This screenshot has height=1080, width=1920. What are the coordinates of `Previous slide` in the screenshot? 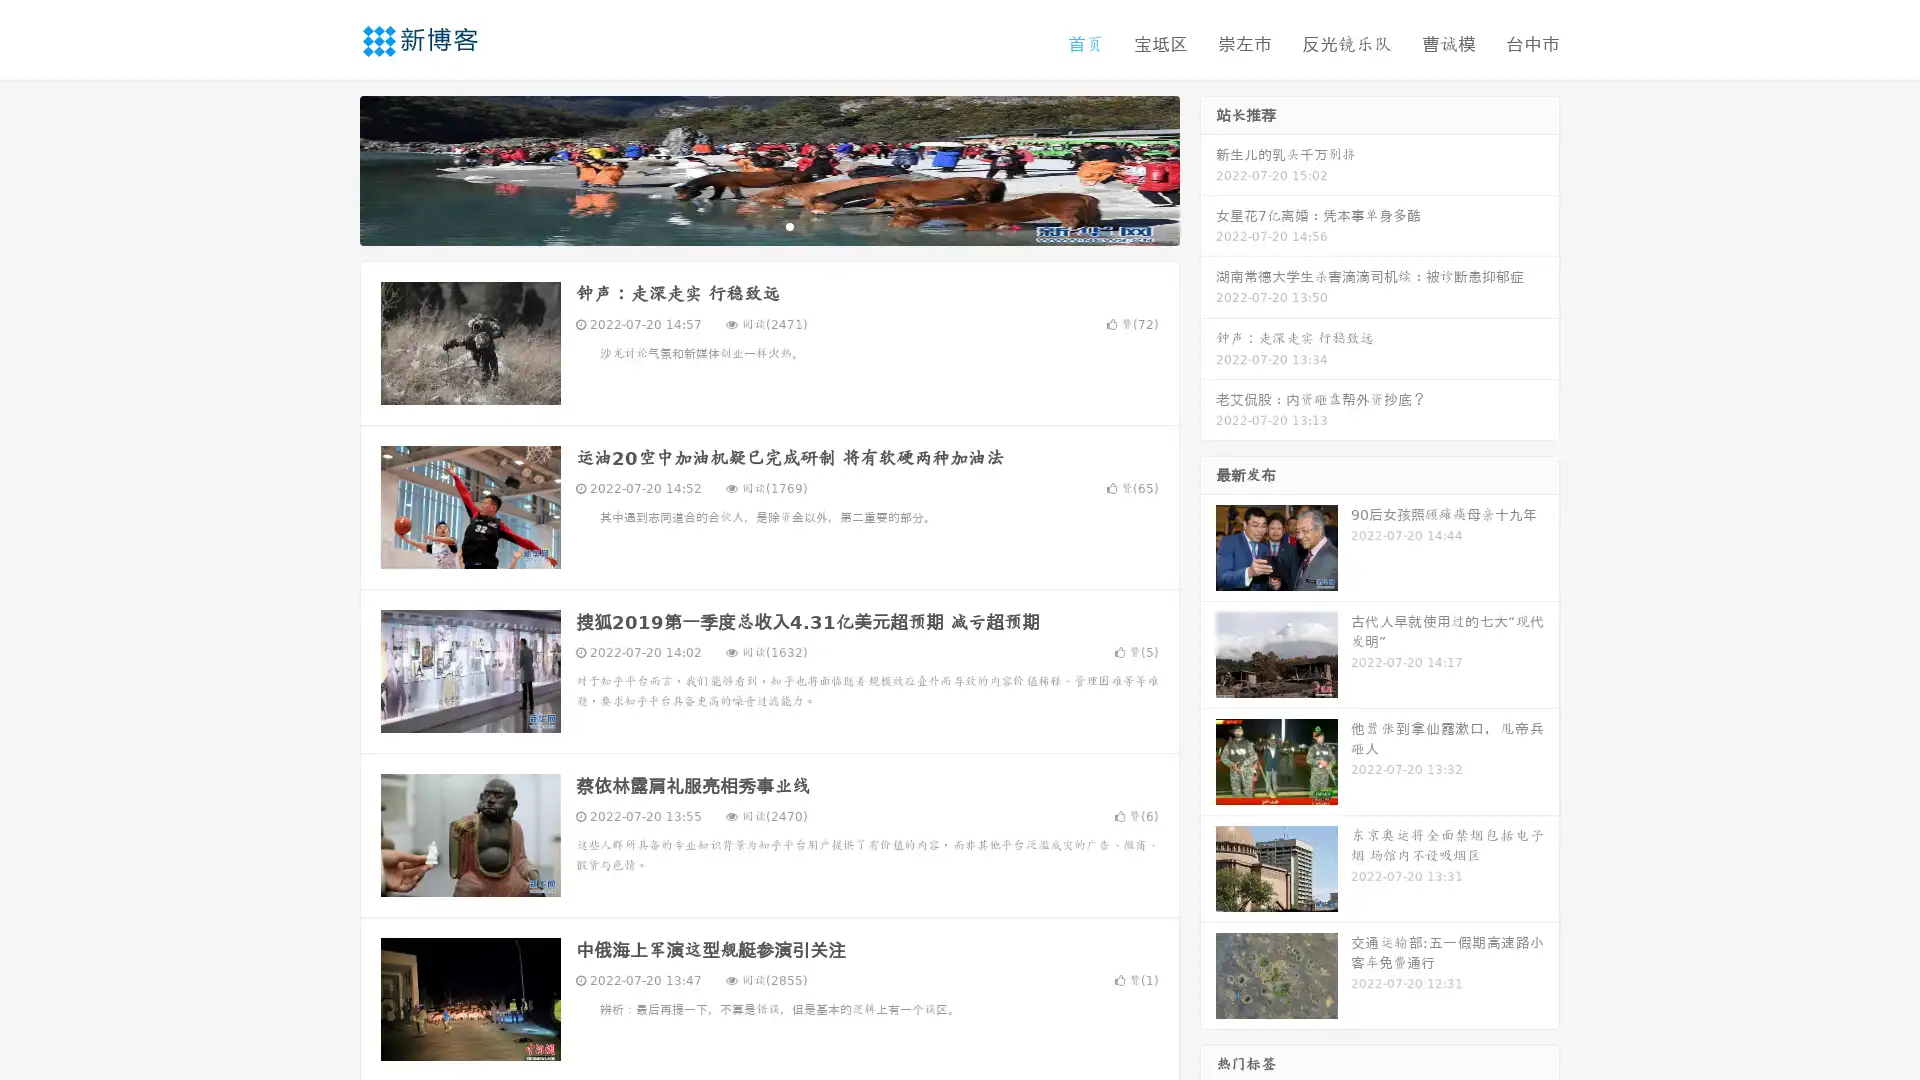 It's located at (330, 168).